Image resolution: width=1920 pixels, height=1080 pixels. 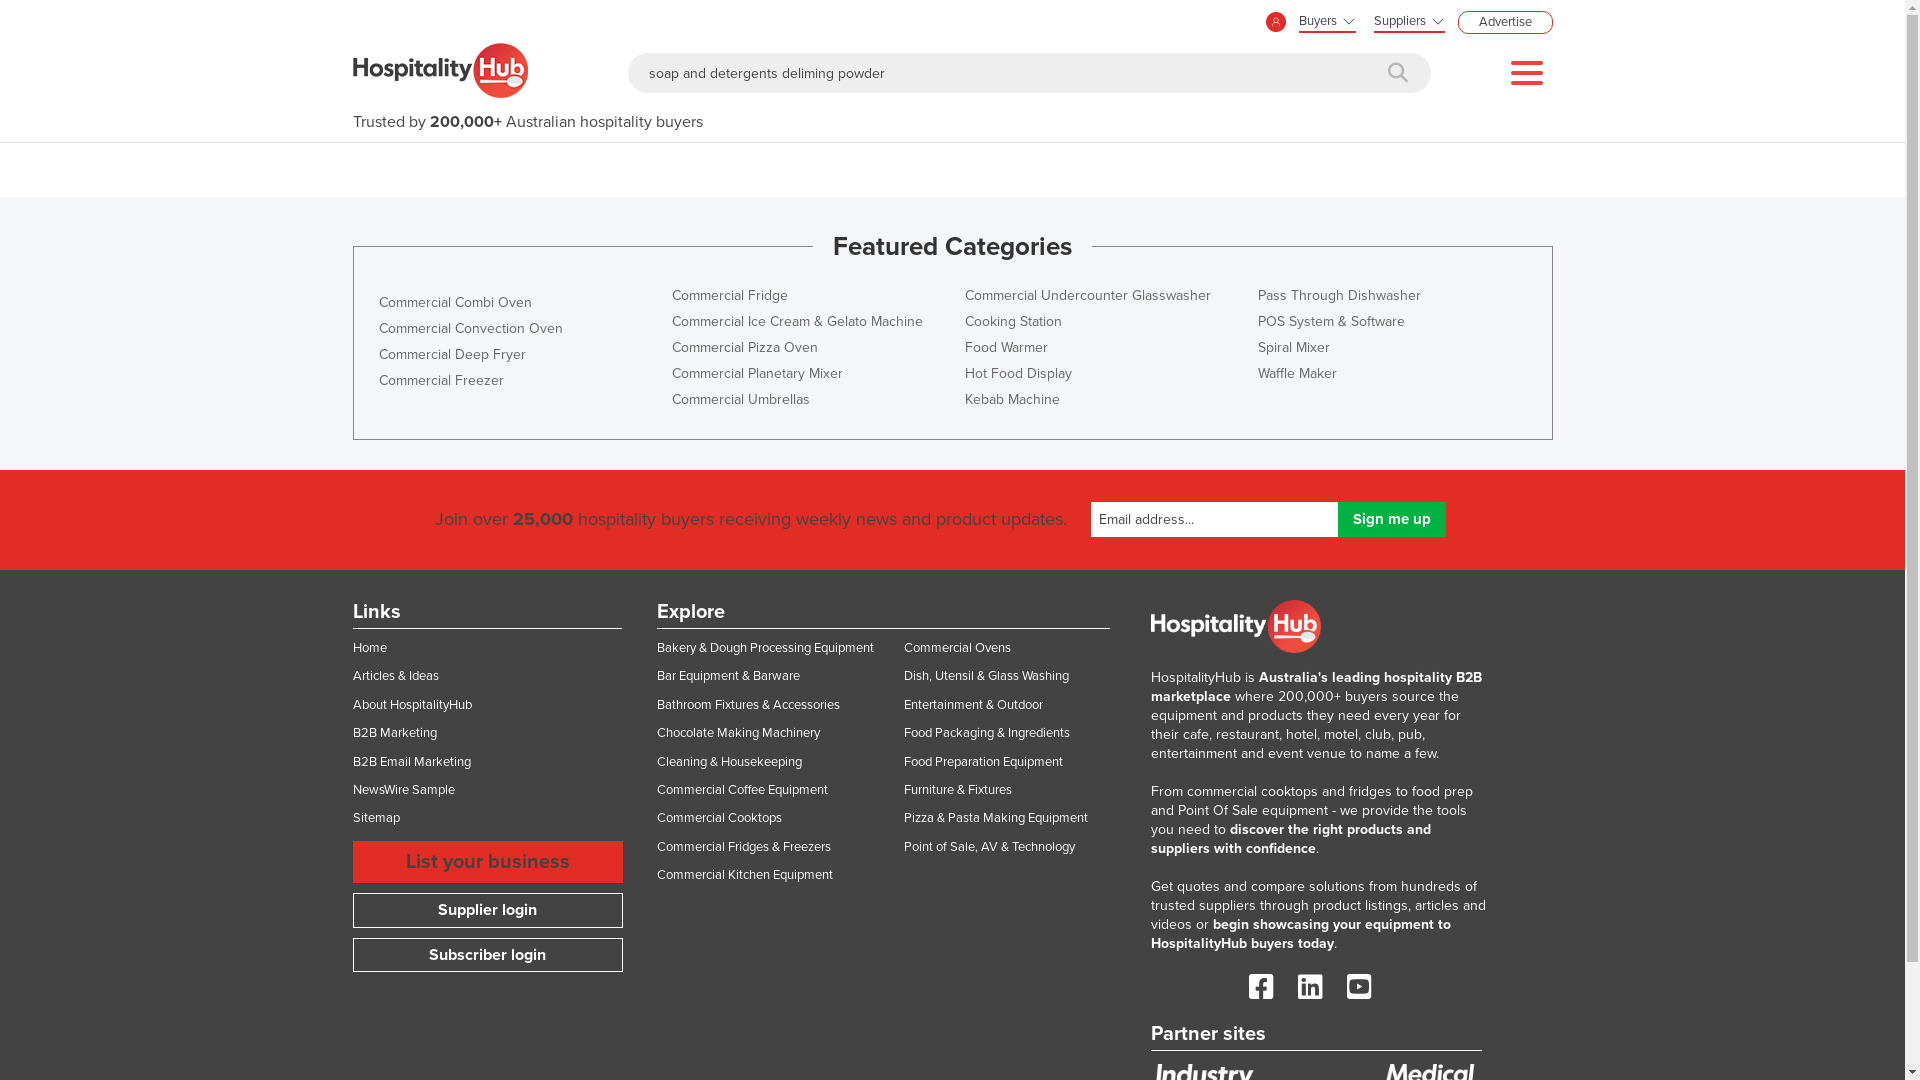 What do you see at coordinates (394, 675) in the screenshot?
I see `'Articles & Ideas'` at bounding box center [394, 675].